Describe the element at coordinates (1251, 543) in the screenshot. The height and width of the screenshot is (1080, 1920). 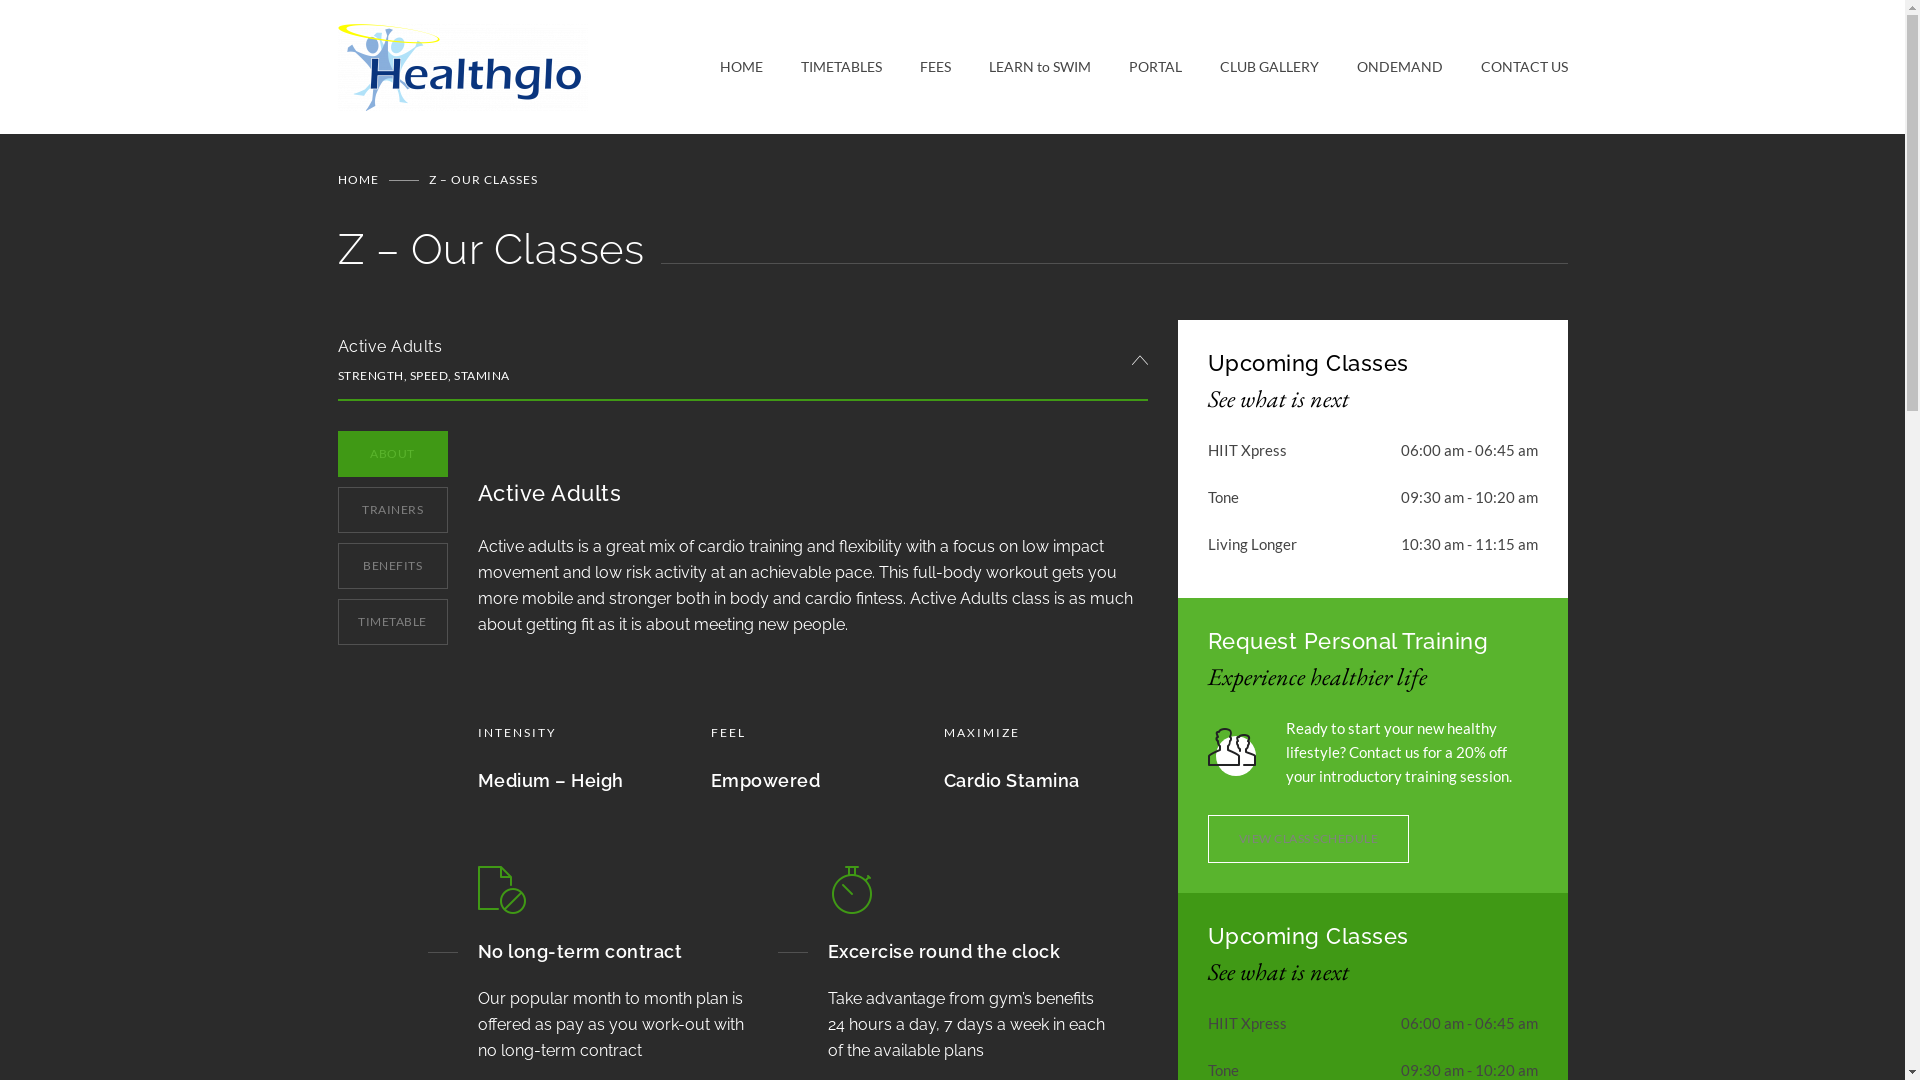
I see `'Living Longer'` at that location.